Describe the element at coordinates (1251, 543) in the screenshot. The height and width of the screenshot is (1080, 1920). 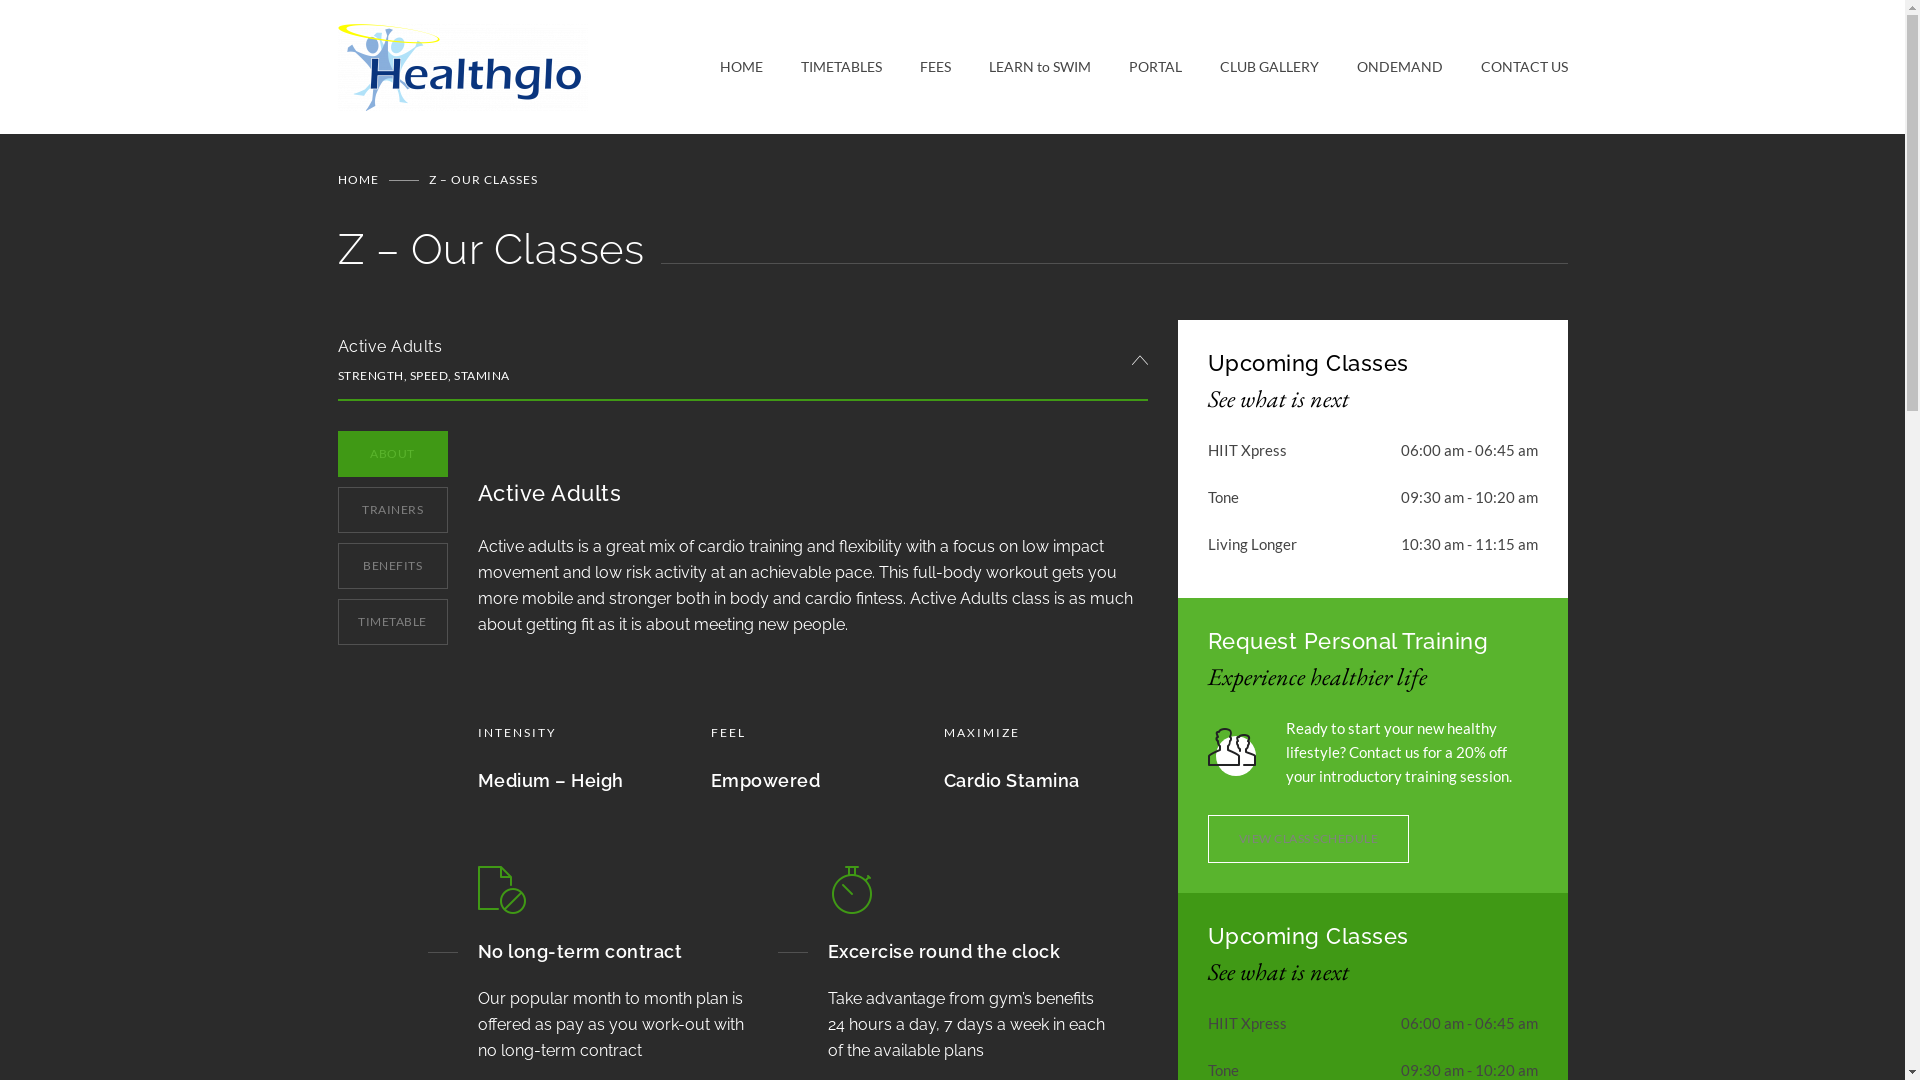
I see `'Living Longer'` at that location.